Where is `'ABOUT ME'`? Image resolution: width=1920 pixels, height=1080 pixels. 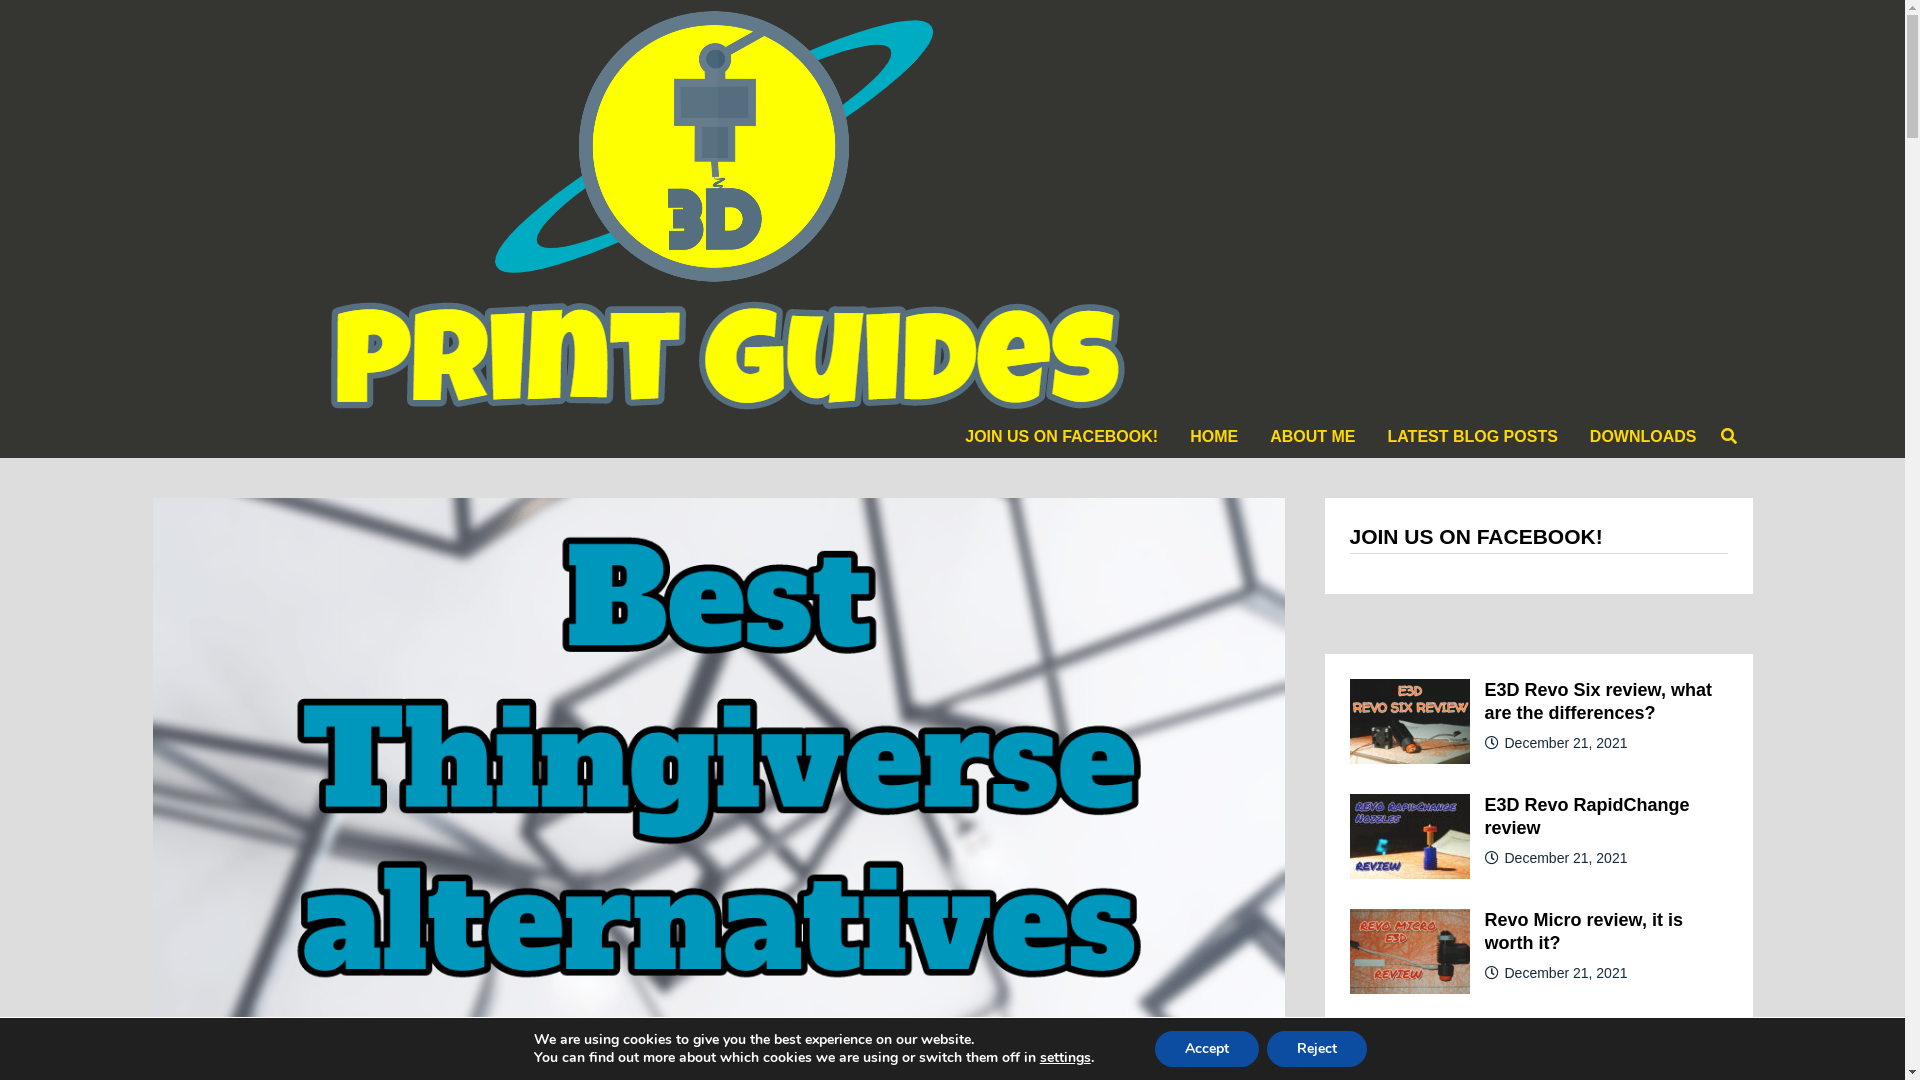
'ABOUT ME' is located at coordinates (1312, 435).